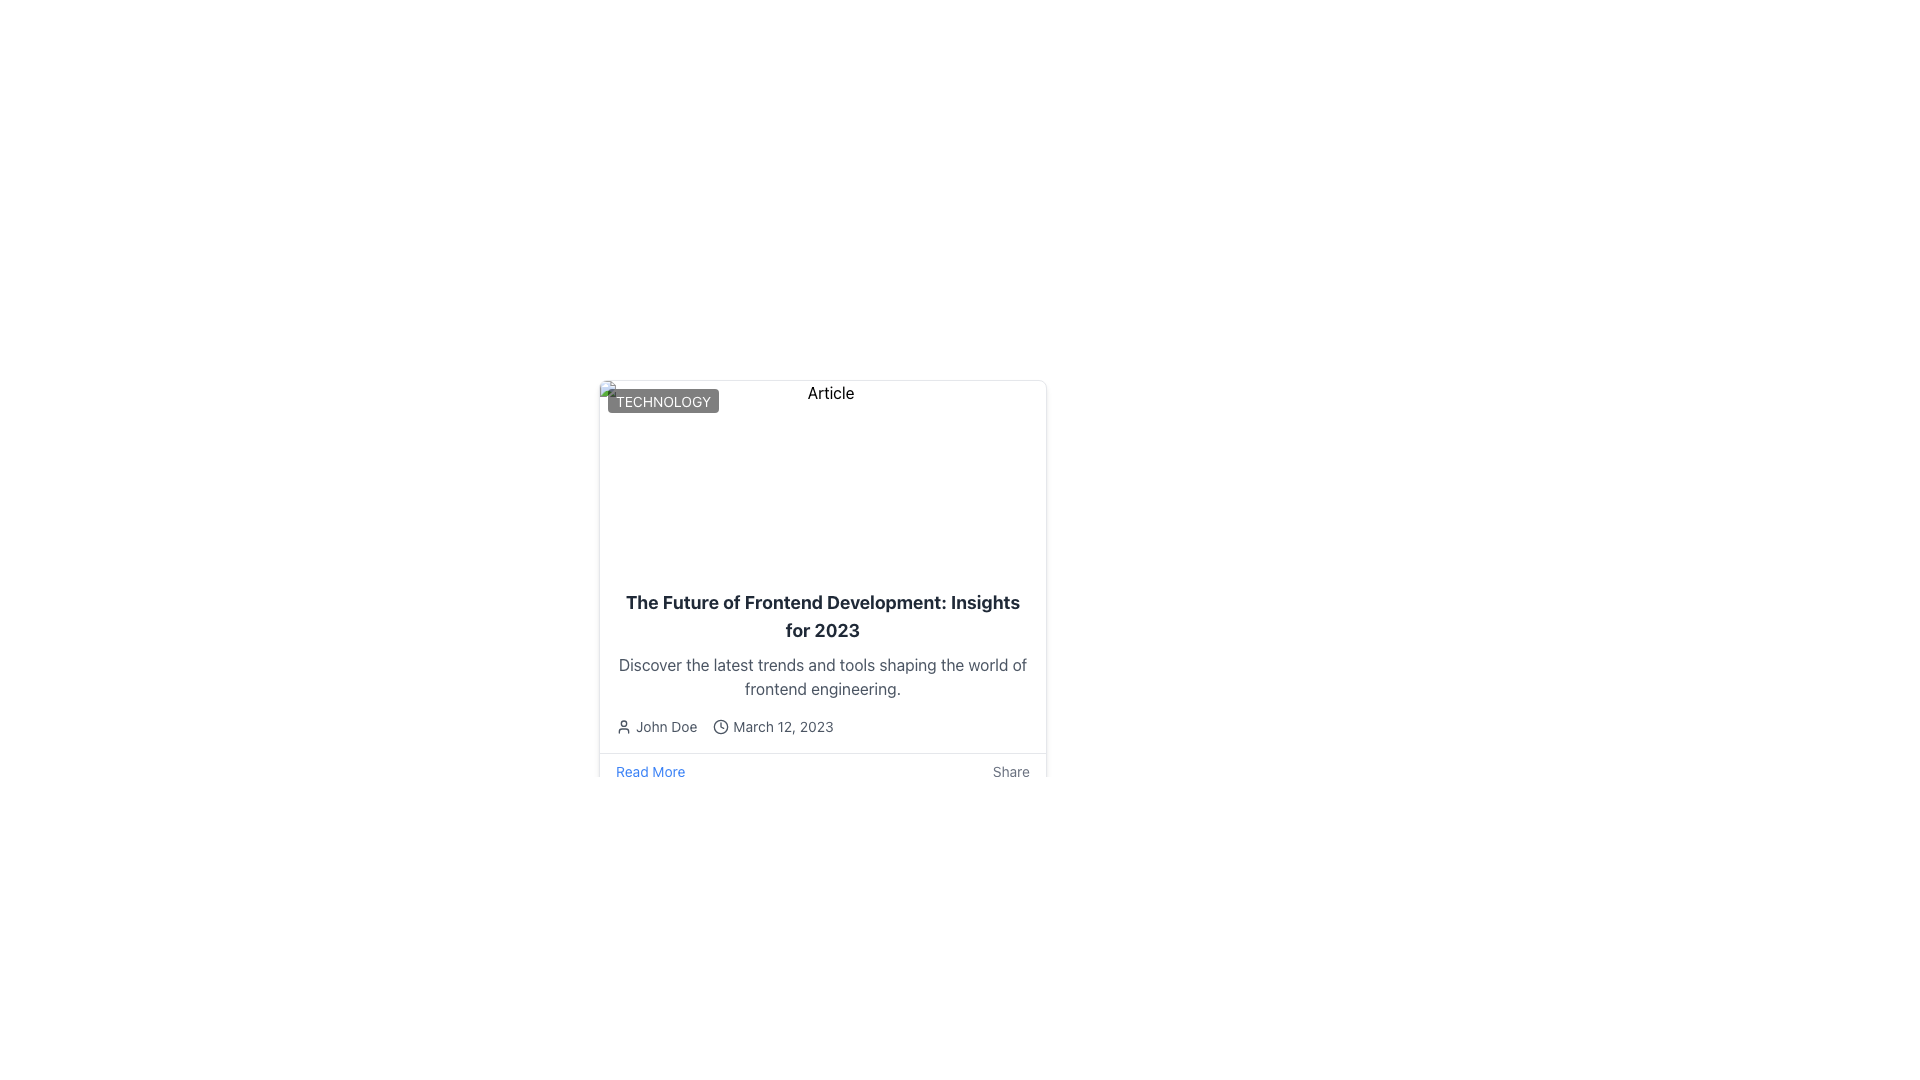 The width and height of the screenshot is (1920, 1080). I want to click on the small circular clock icon located to the right of 'John Doe' and to the left of the date 'March 12, 2023' at the bottom of the main content card, so click(720, 726).